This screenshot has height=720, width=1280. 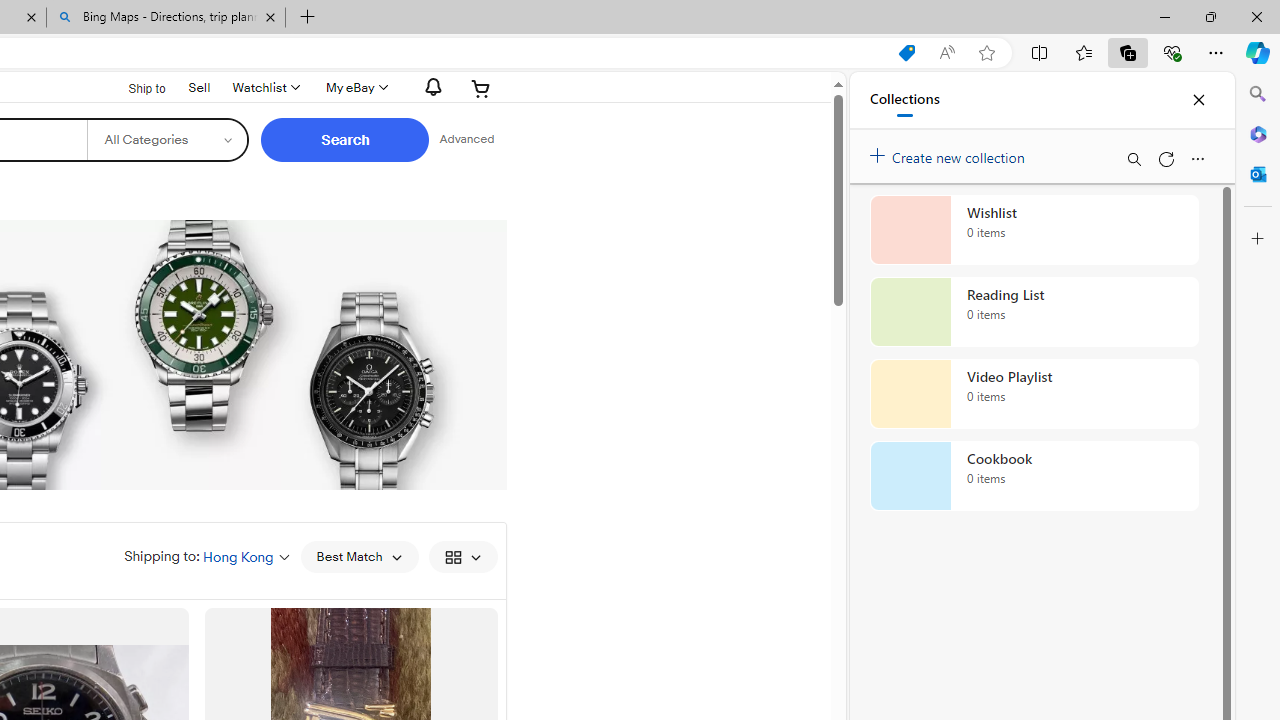 What do you see at coordinates (359, 556) in the screenshot?
I see `'Sort: Best Match'` at bounding box center [359, 556].